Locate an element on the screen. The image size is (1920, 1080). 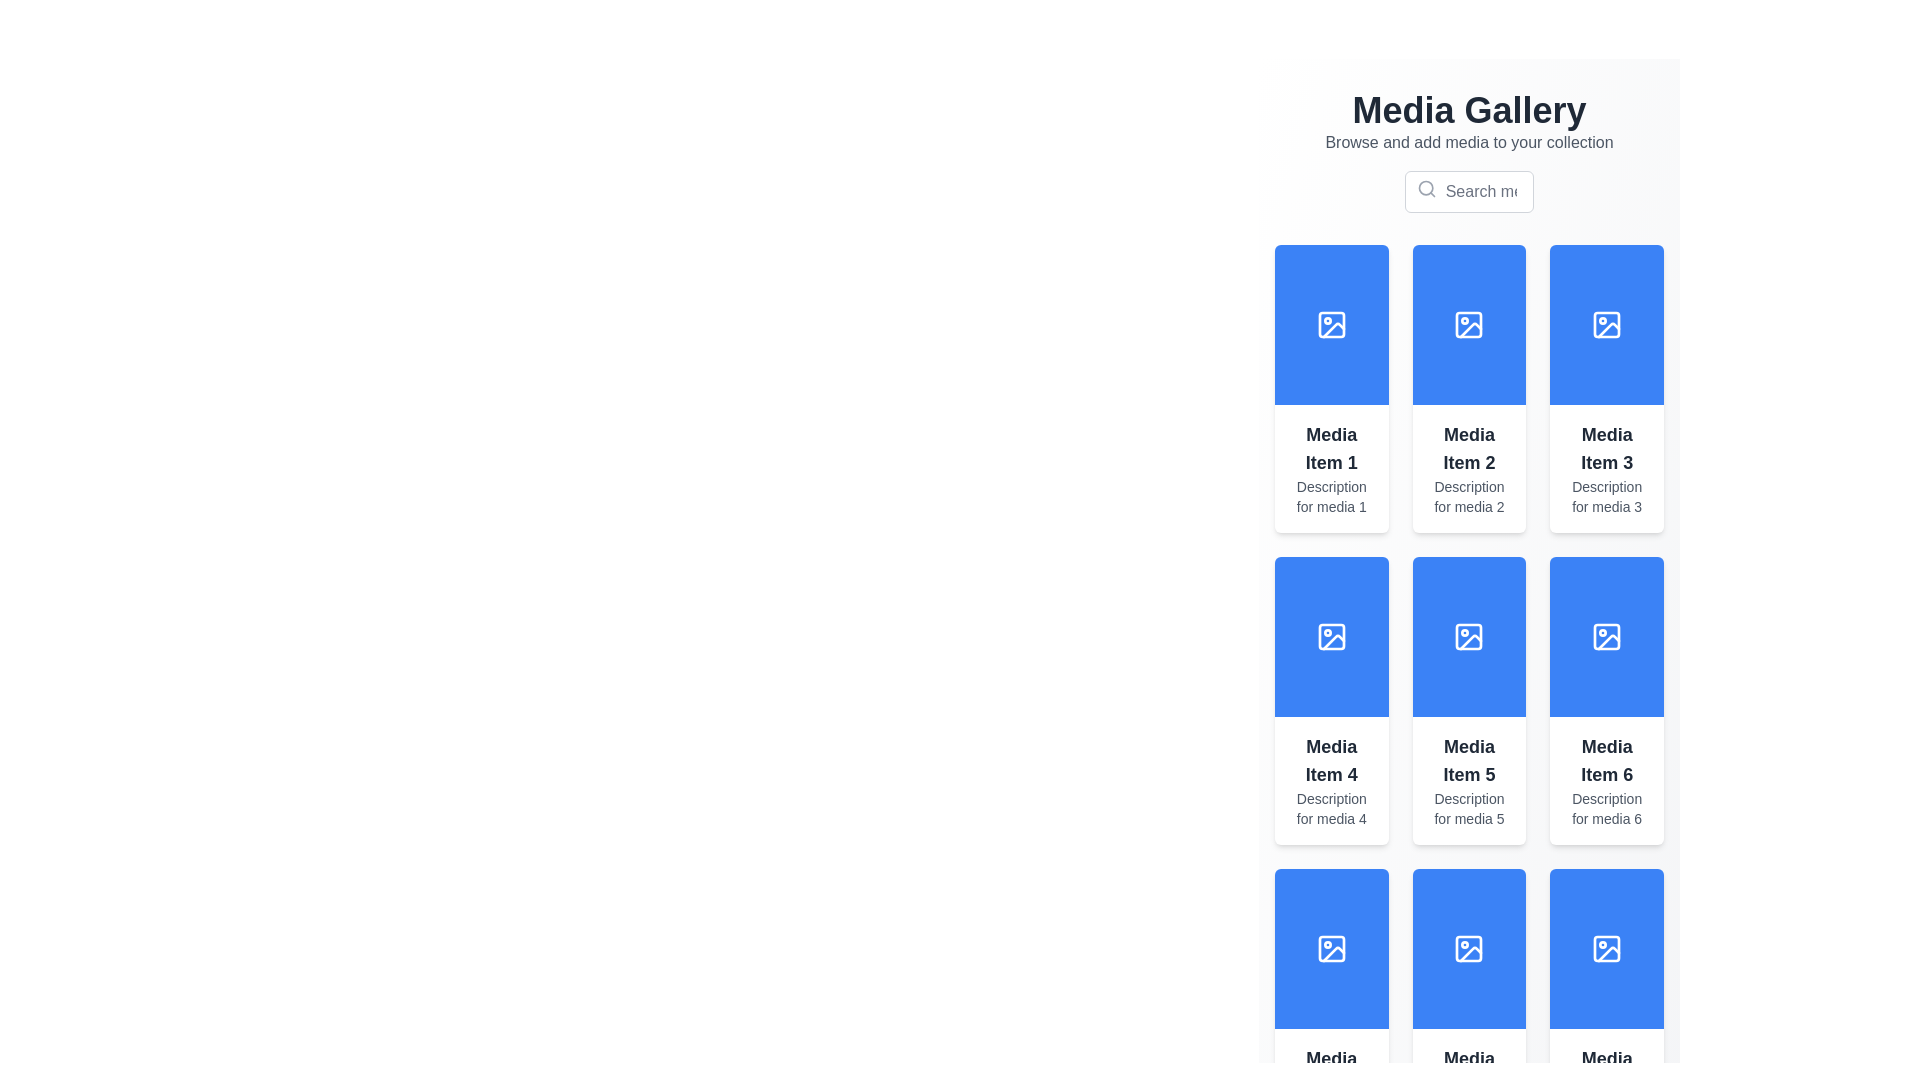
the details displayed in the Information Card for 'Media Item 4', which is located in the second row and first column of the grid layout is located at coordinates (1331, 700).